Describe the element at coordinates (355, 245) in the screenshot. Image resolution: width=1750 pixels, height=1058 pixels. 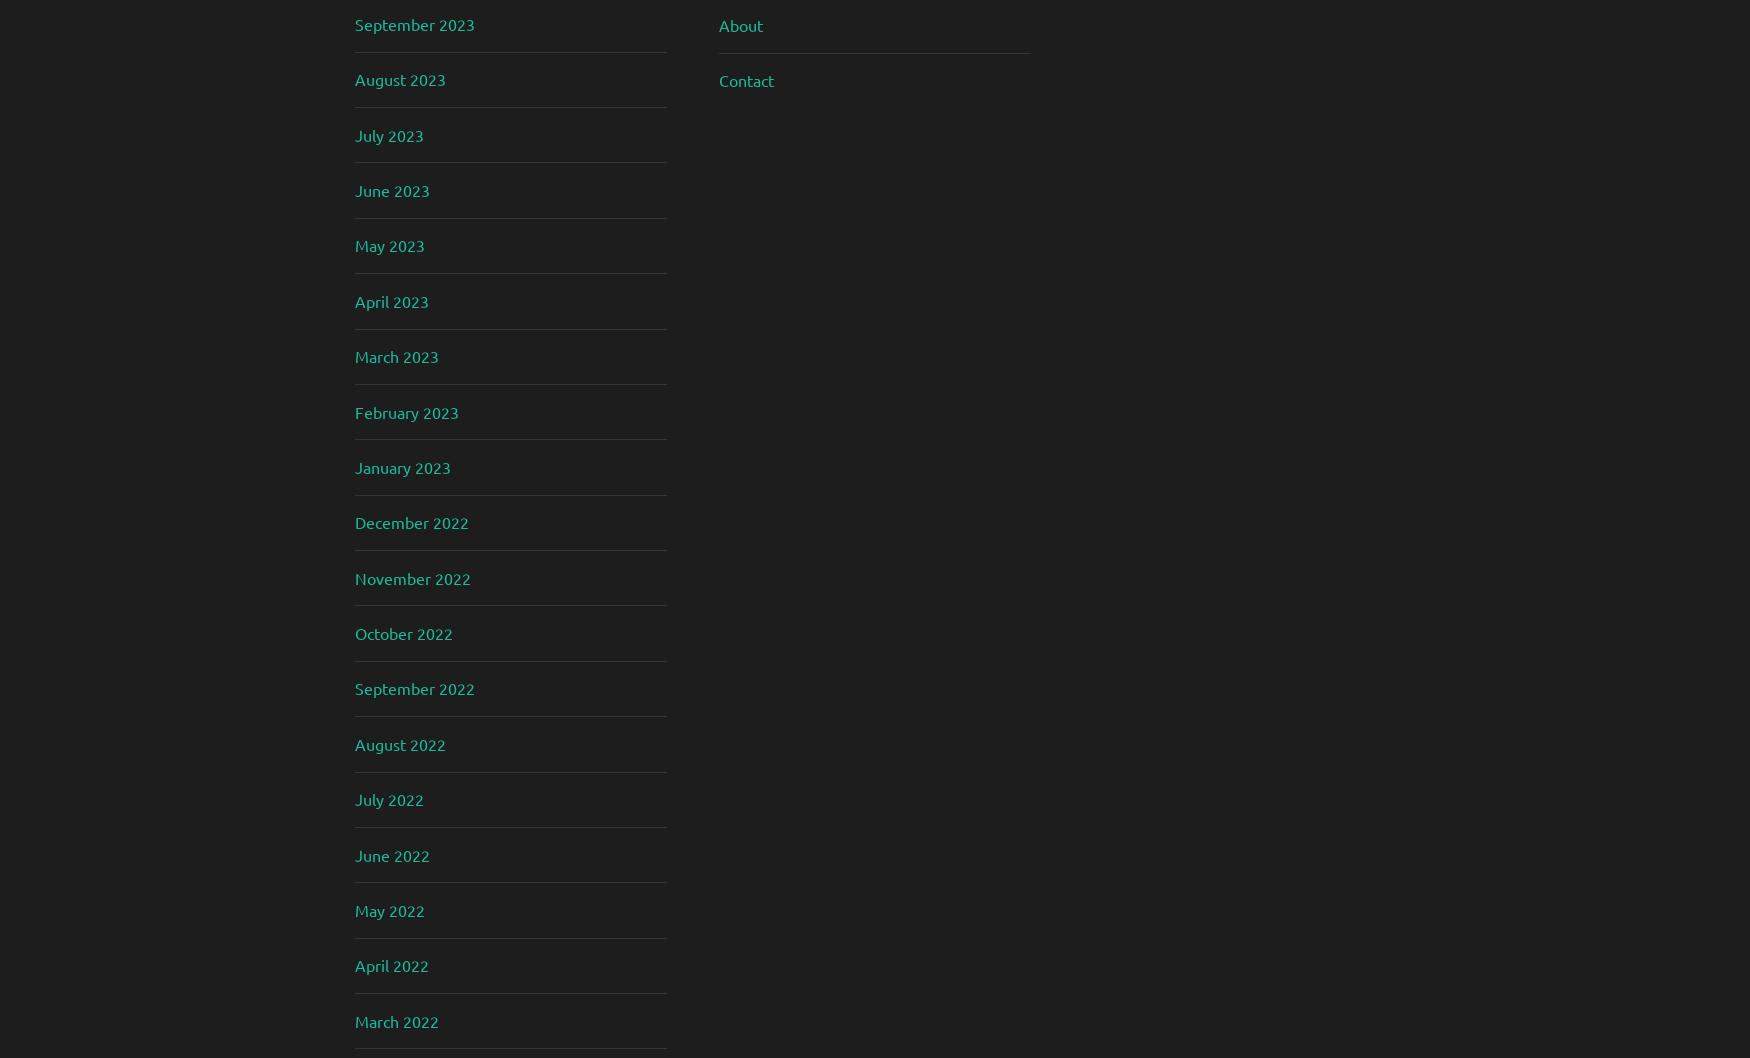
I see `'May 2023'` at that location.